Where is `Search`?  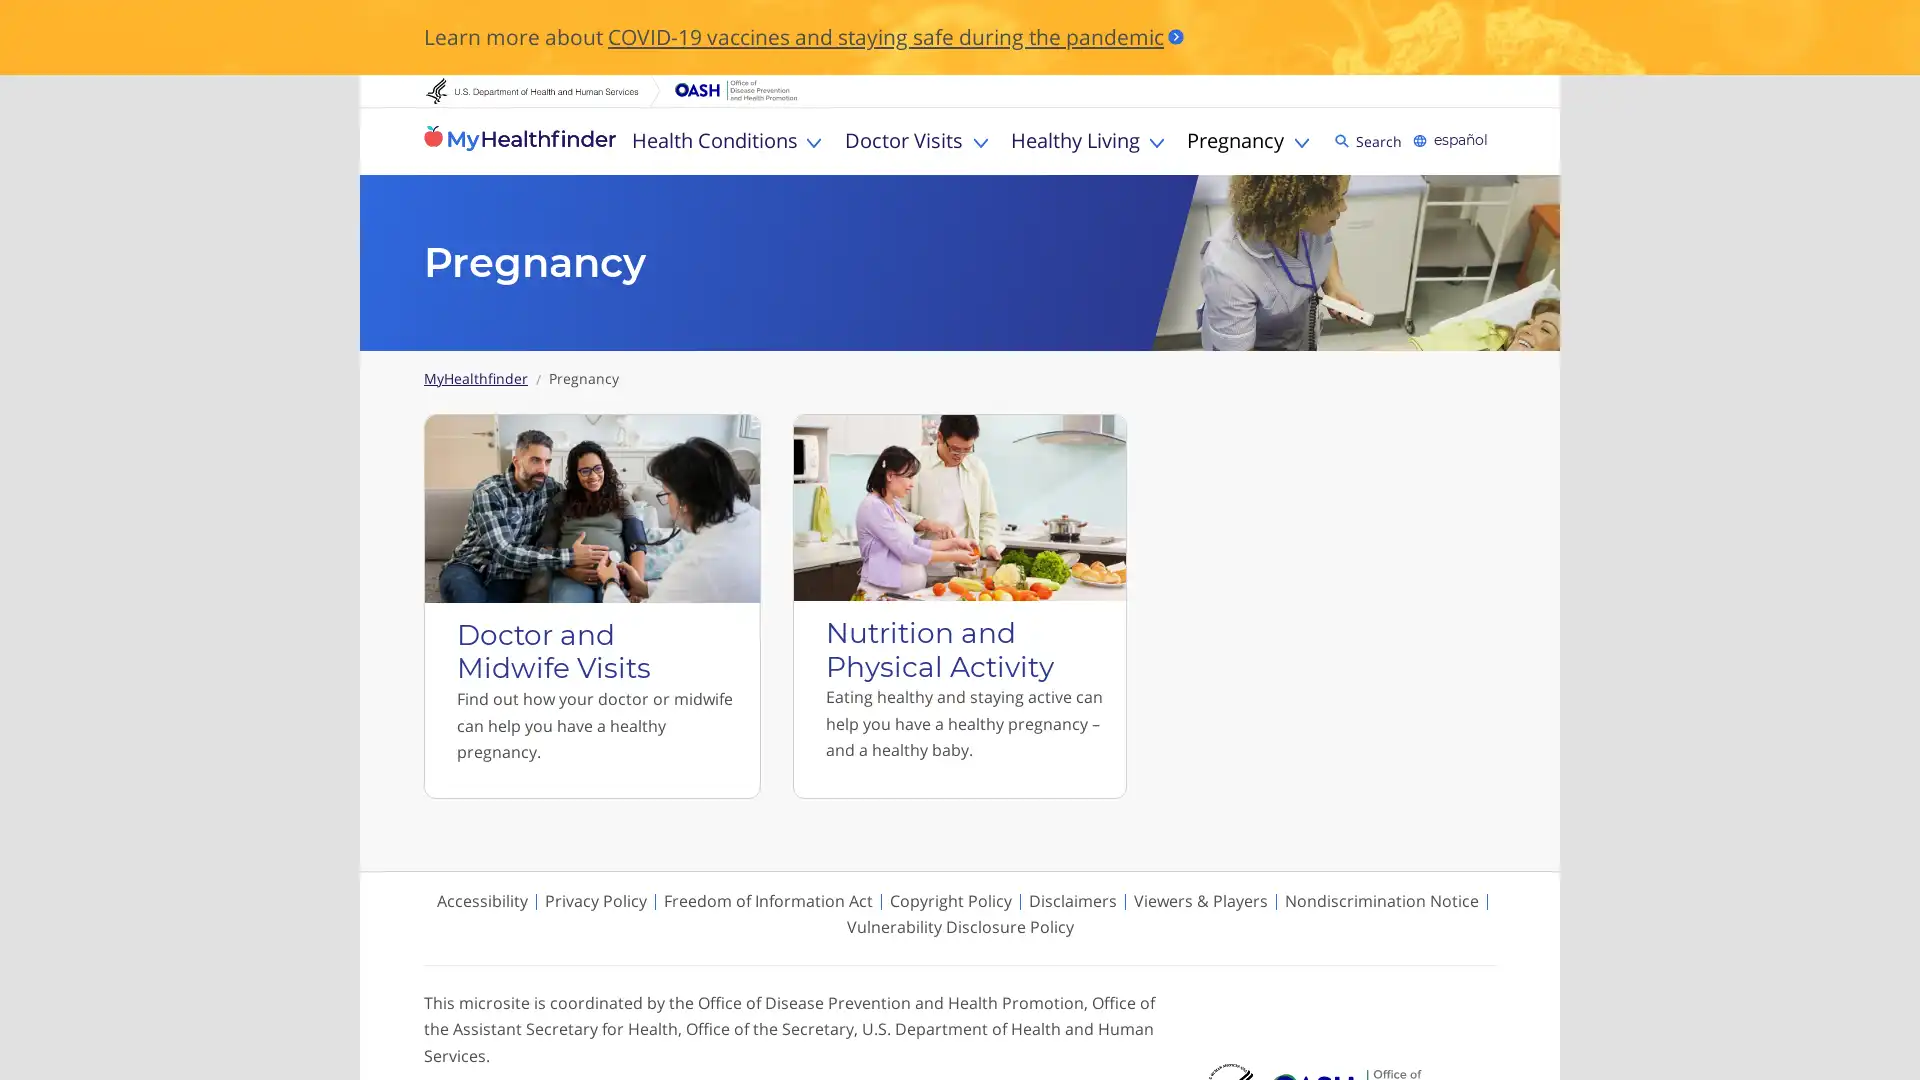
Search is located at coordinates (1370, 139).